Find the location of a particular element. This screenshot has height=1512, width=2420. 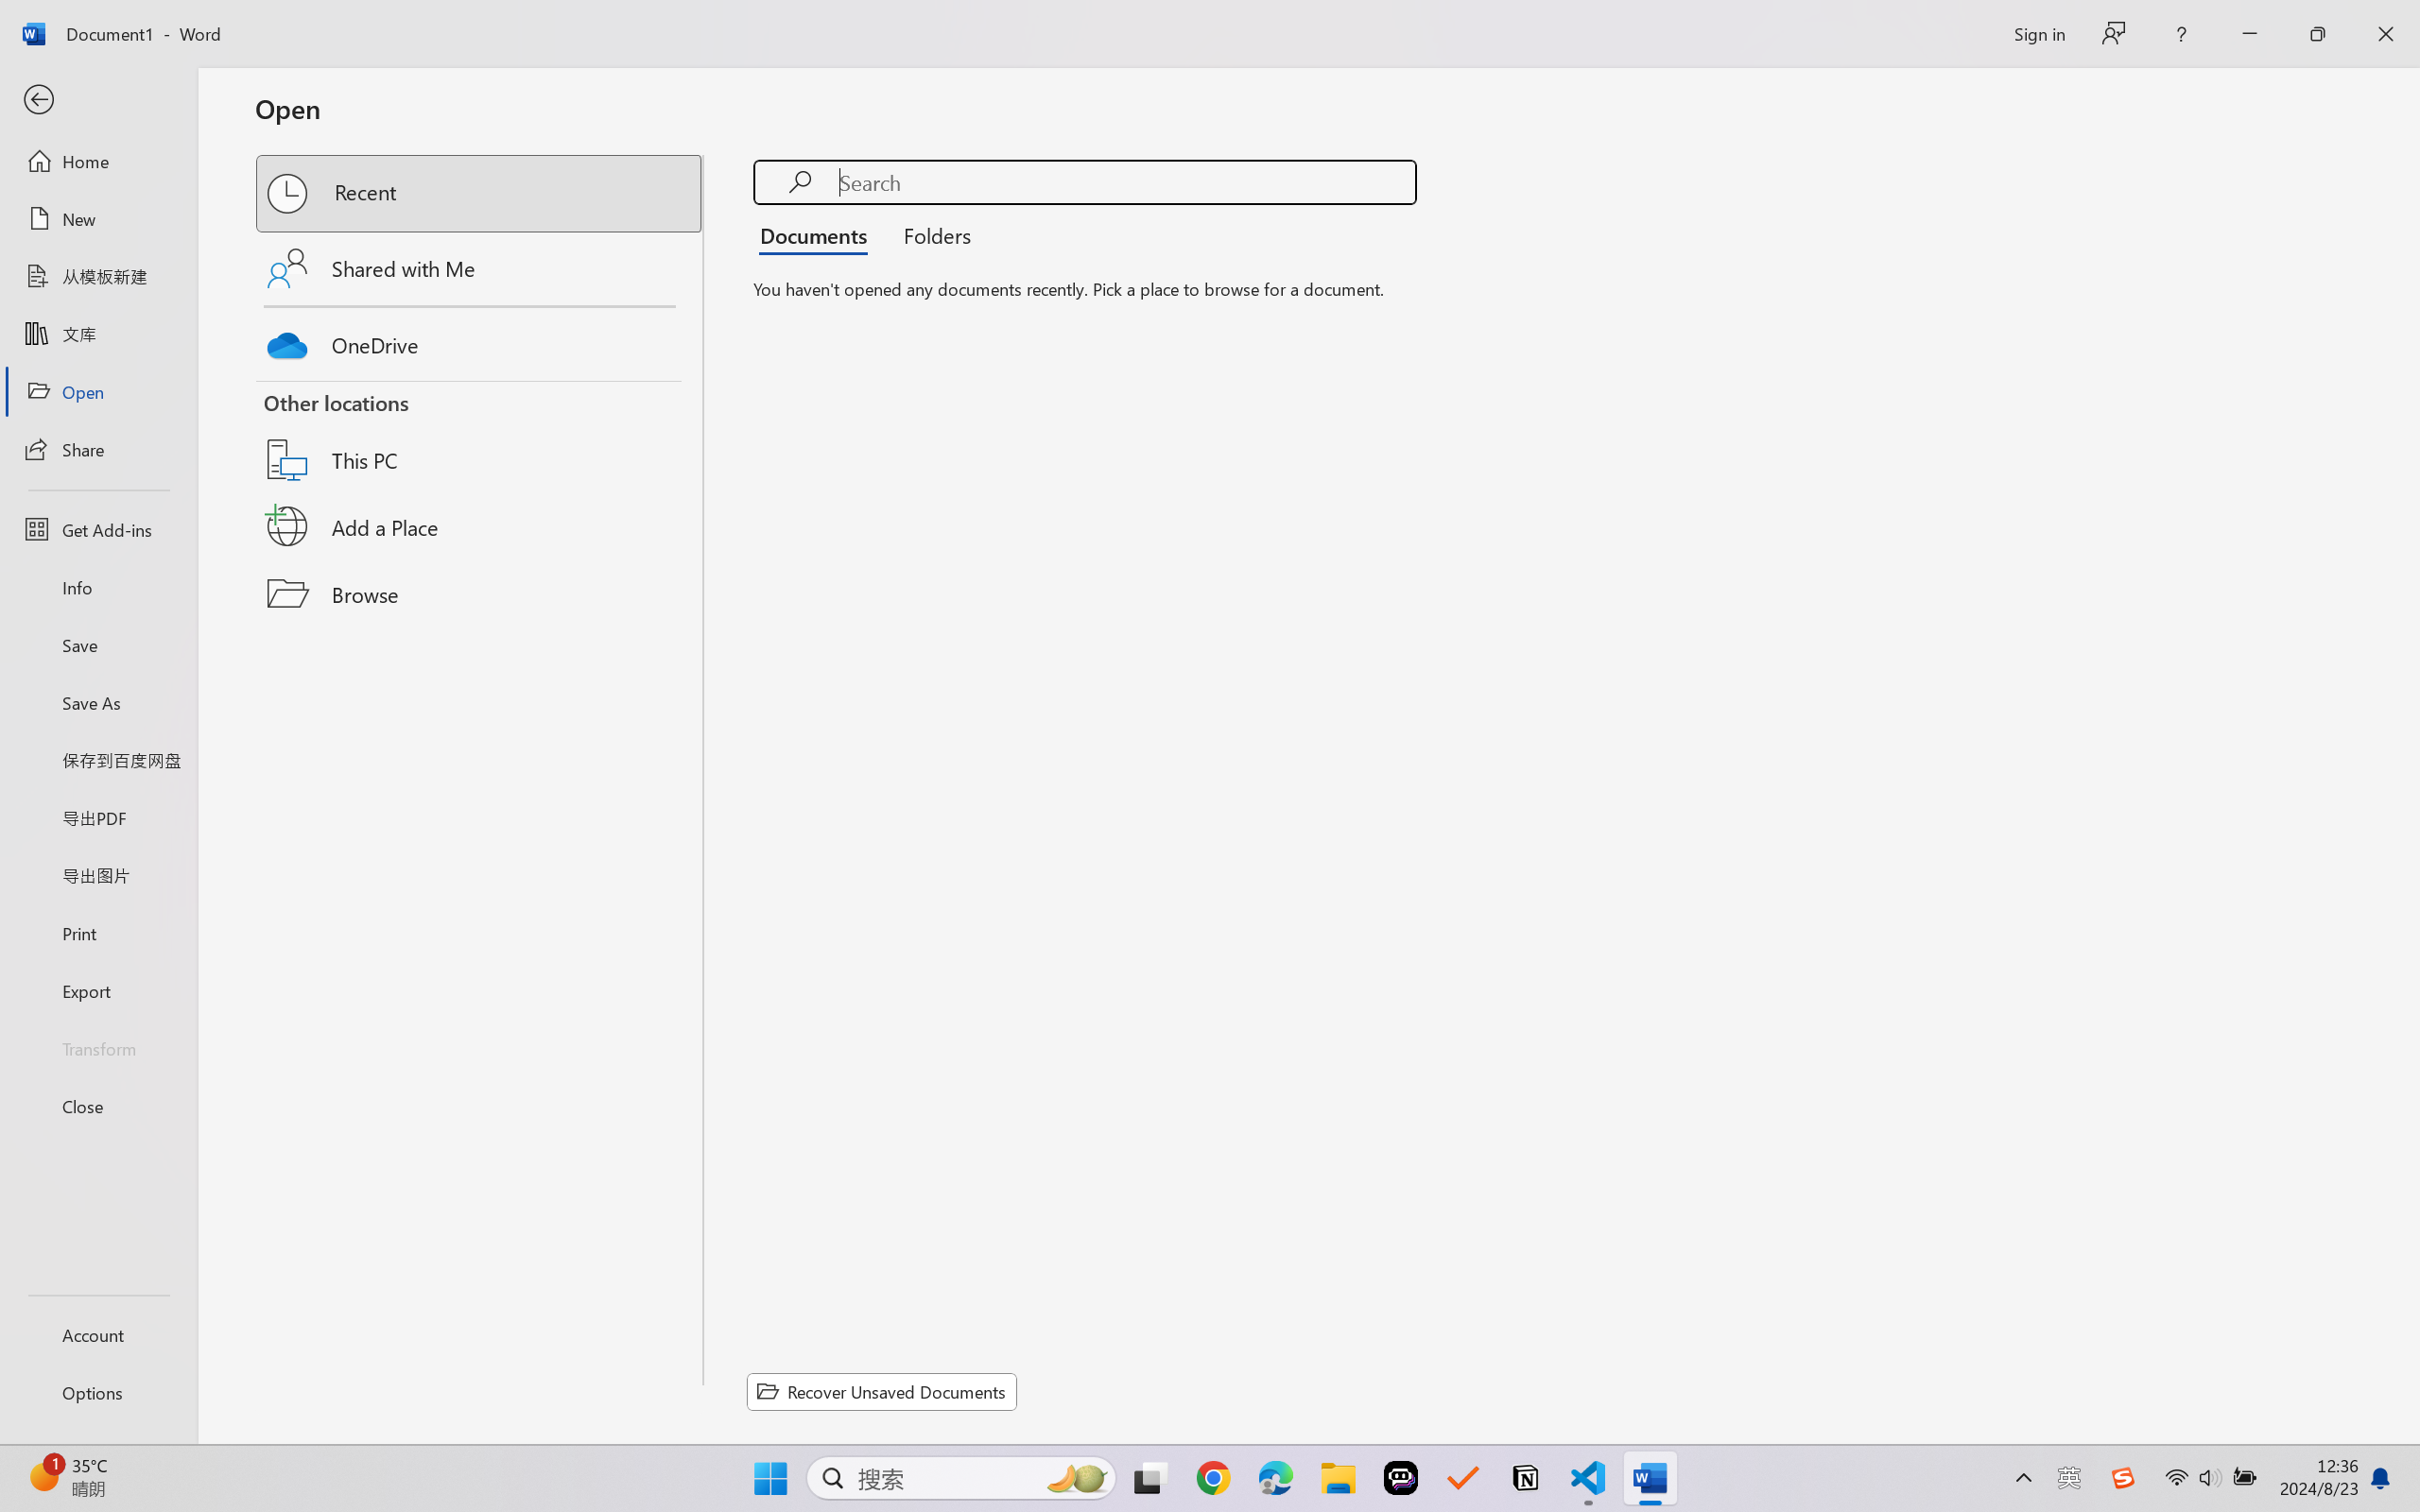

'Recent' is located at coordinates (480, 192).